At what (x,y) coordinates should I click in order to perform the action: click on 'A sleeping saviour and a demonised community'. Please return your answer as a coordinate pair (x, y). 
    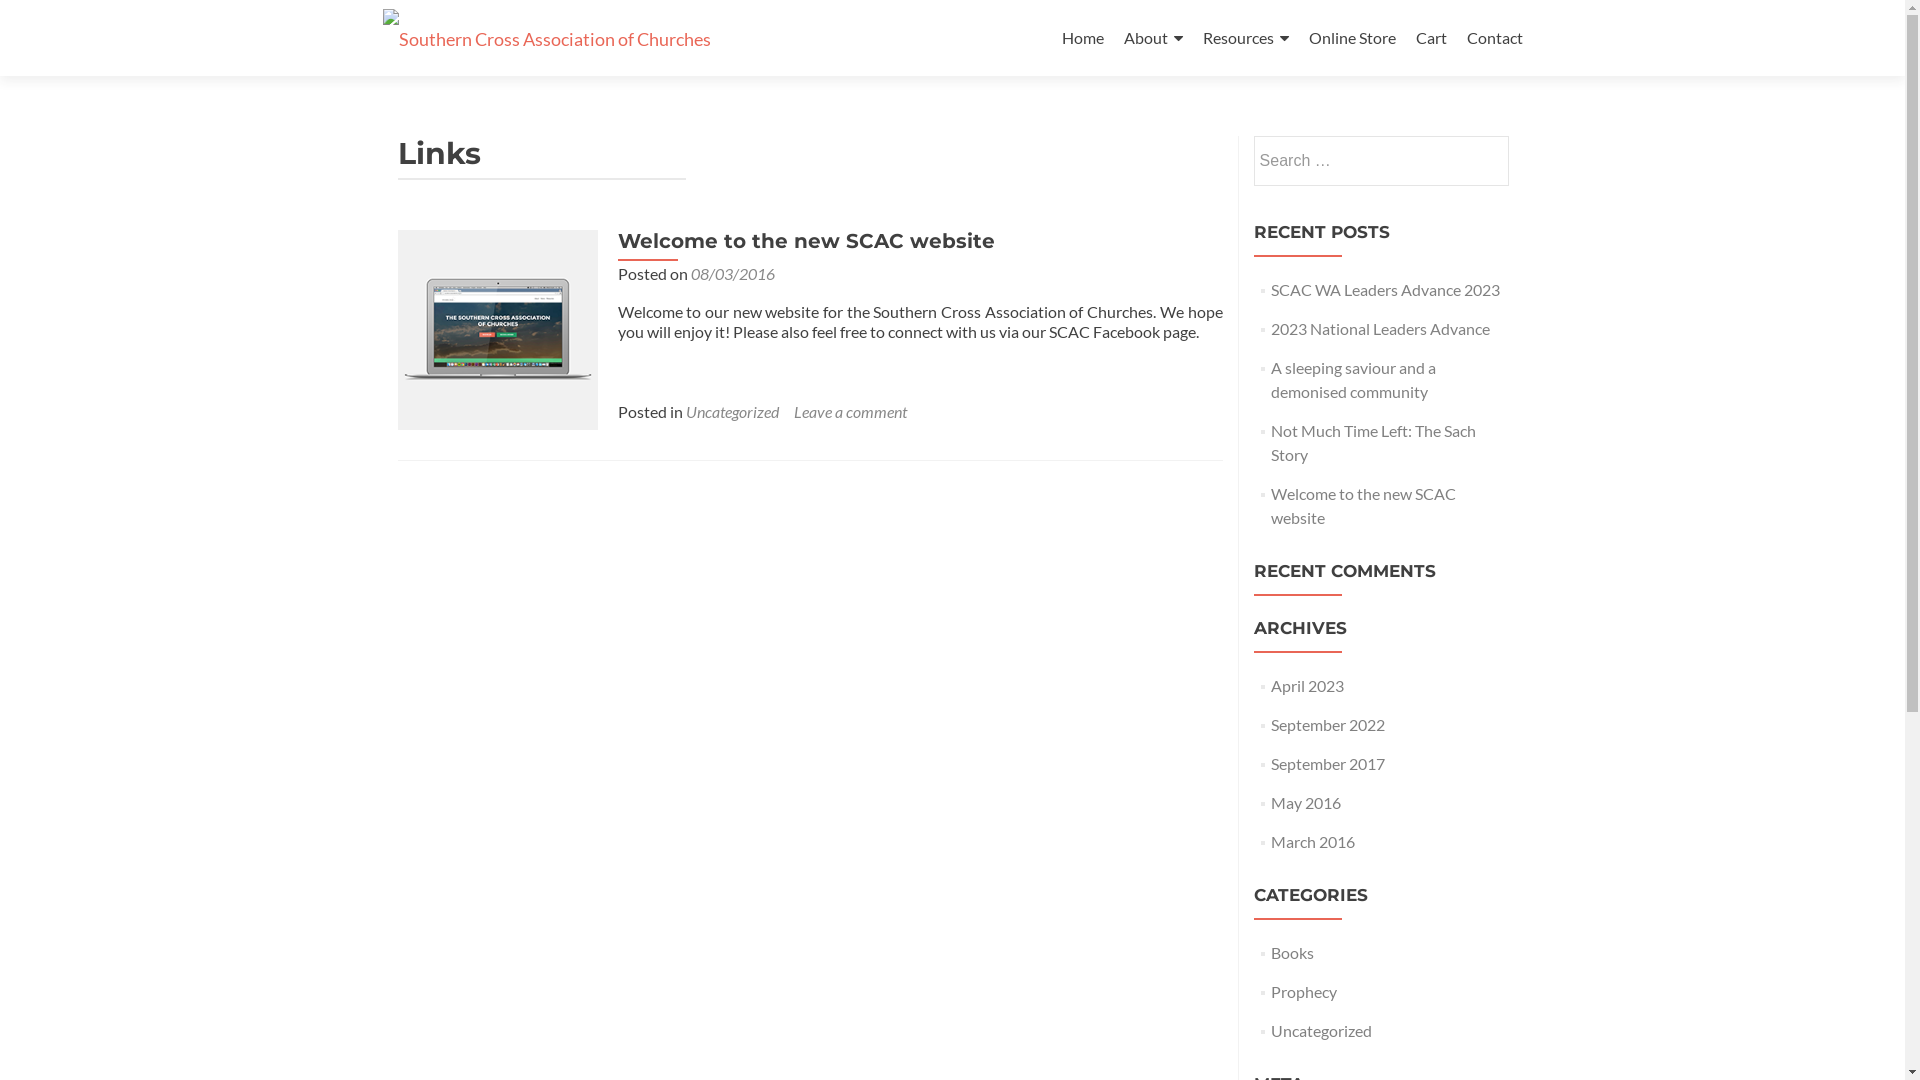
    Looking at the image, I should click on (1270, 379).